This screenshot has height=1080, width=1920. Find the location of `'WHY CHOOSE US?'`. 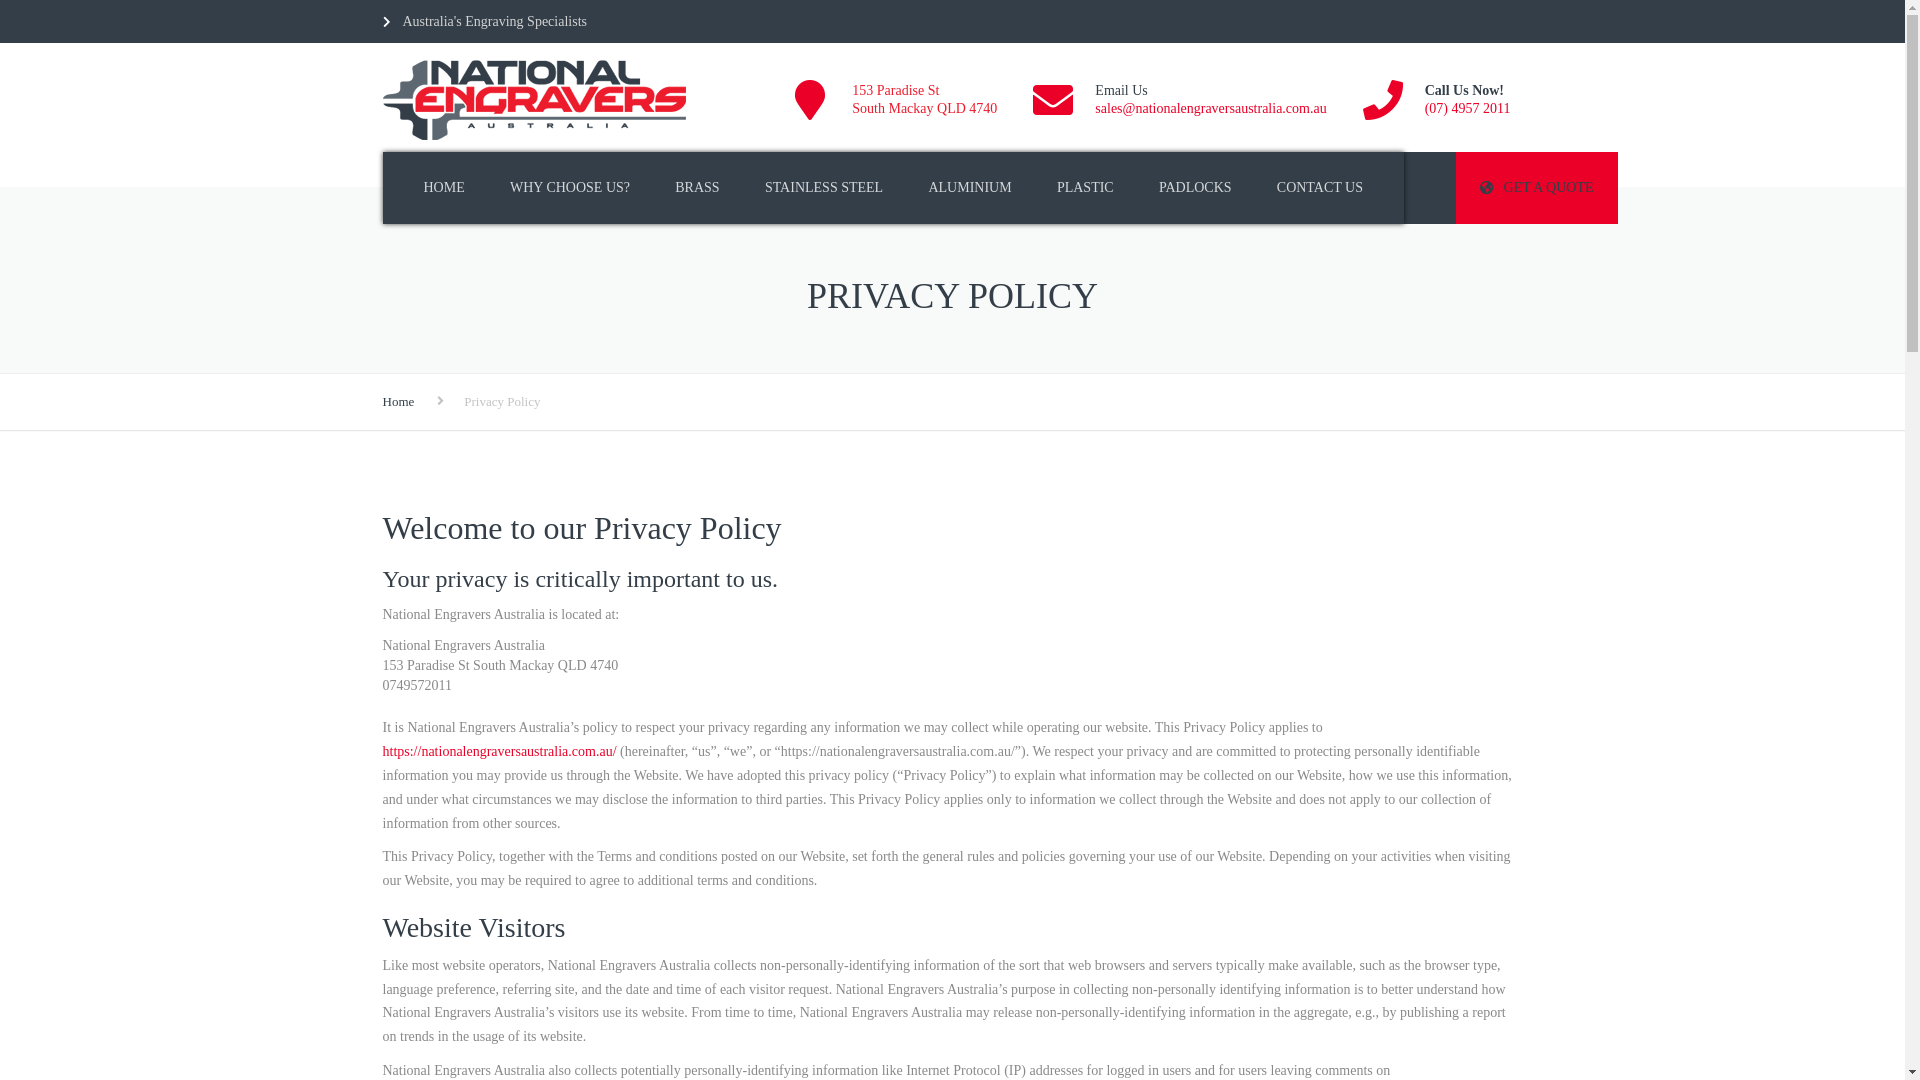

'WHY CHOOSE US?' is located at coordinates (569, 188).